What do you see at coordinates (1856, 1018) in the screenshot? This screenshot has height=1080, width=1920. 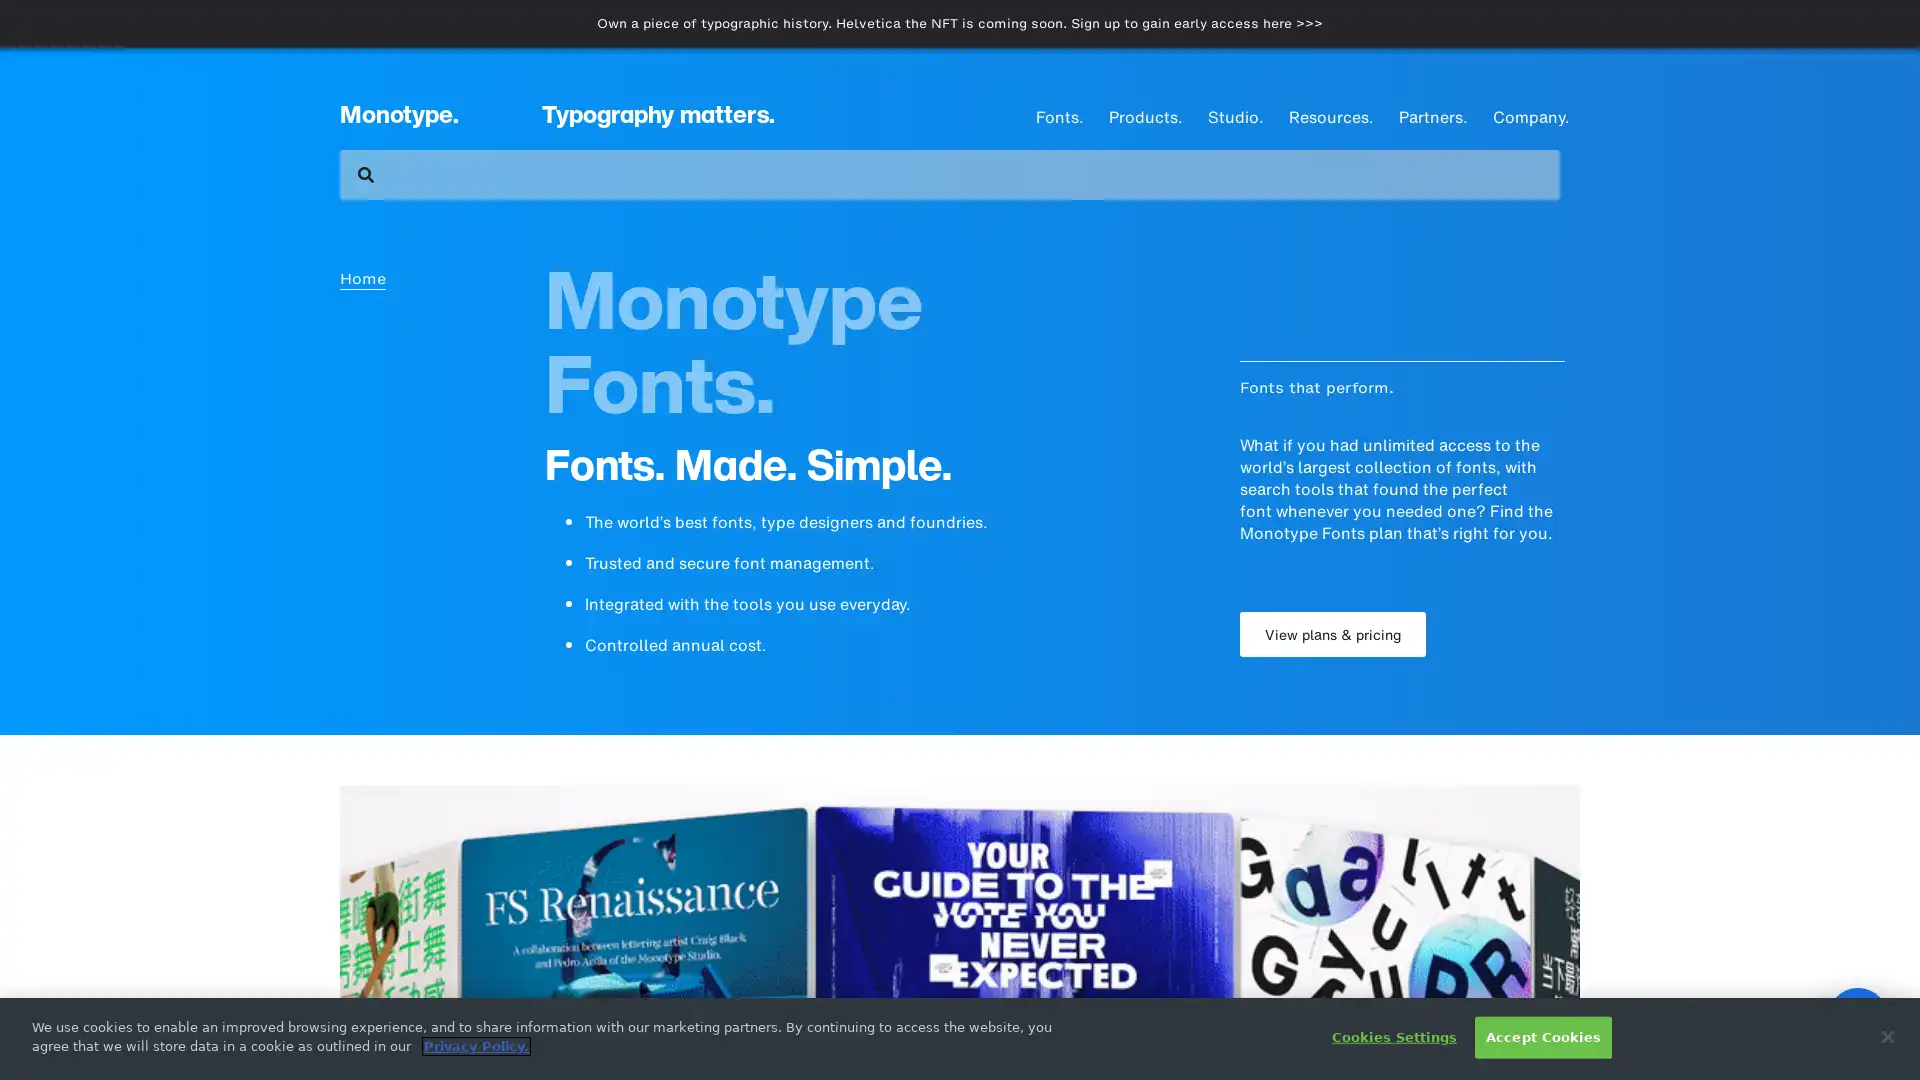 I see `Open Intercom Messenger` at bounding box center [1856, 1018].